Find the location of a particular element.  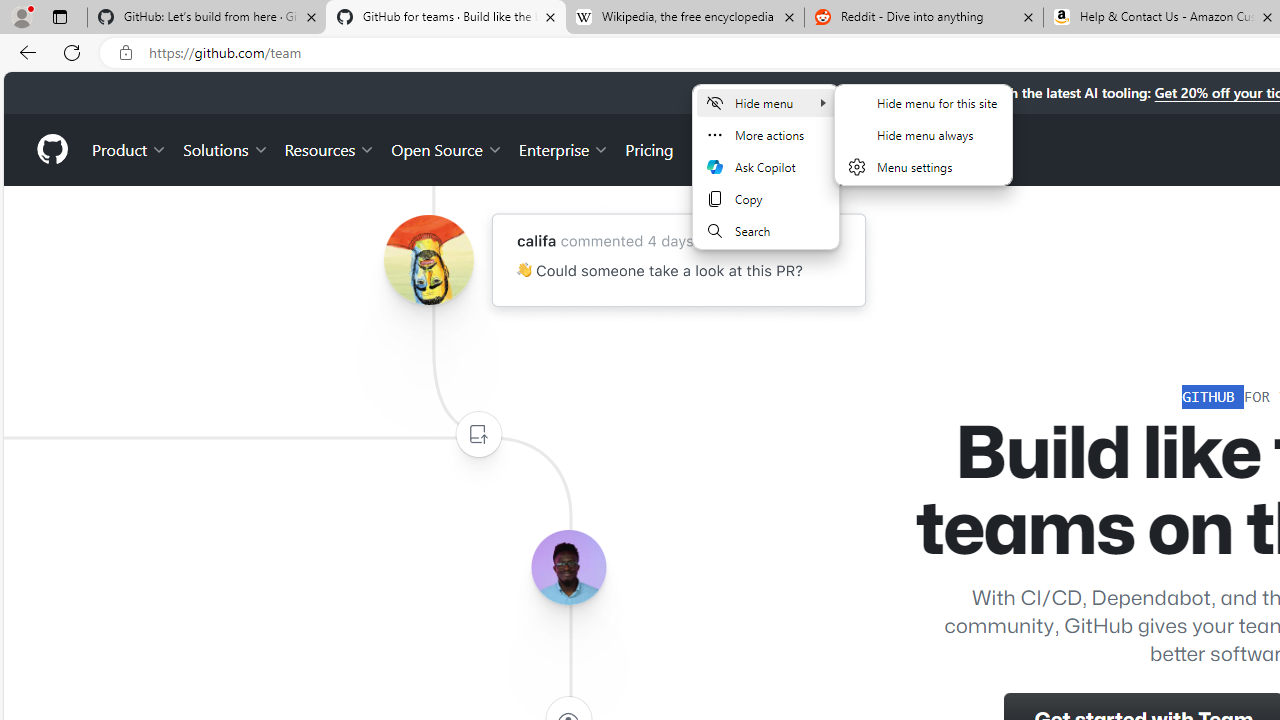

'More actions' is located at coordinates (764, 135).